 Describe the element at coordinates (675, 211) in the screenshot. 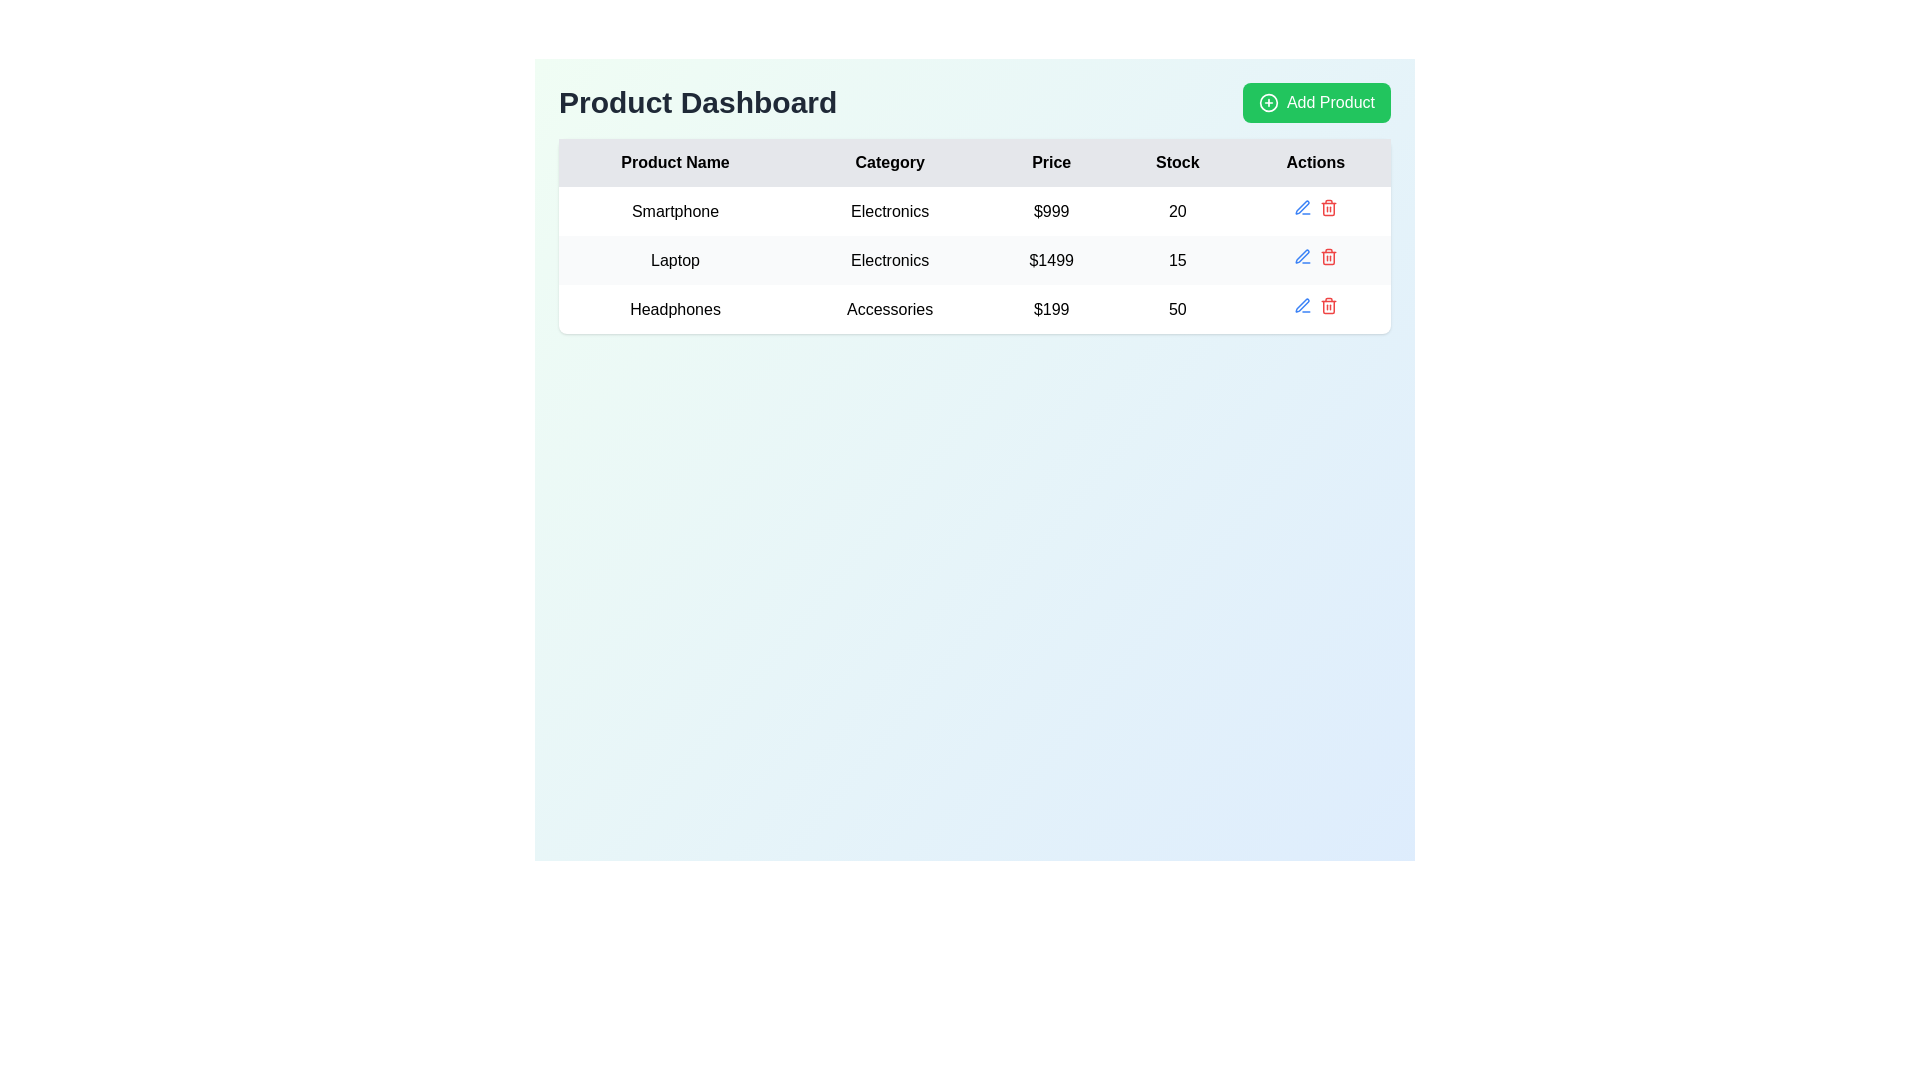

I see `the Text label that indicates the product name in the first data row of the table` at that location.